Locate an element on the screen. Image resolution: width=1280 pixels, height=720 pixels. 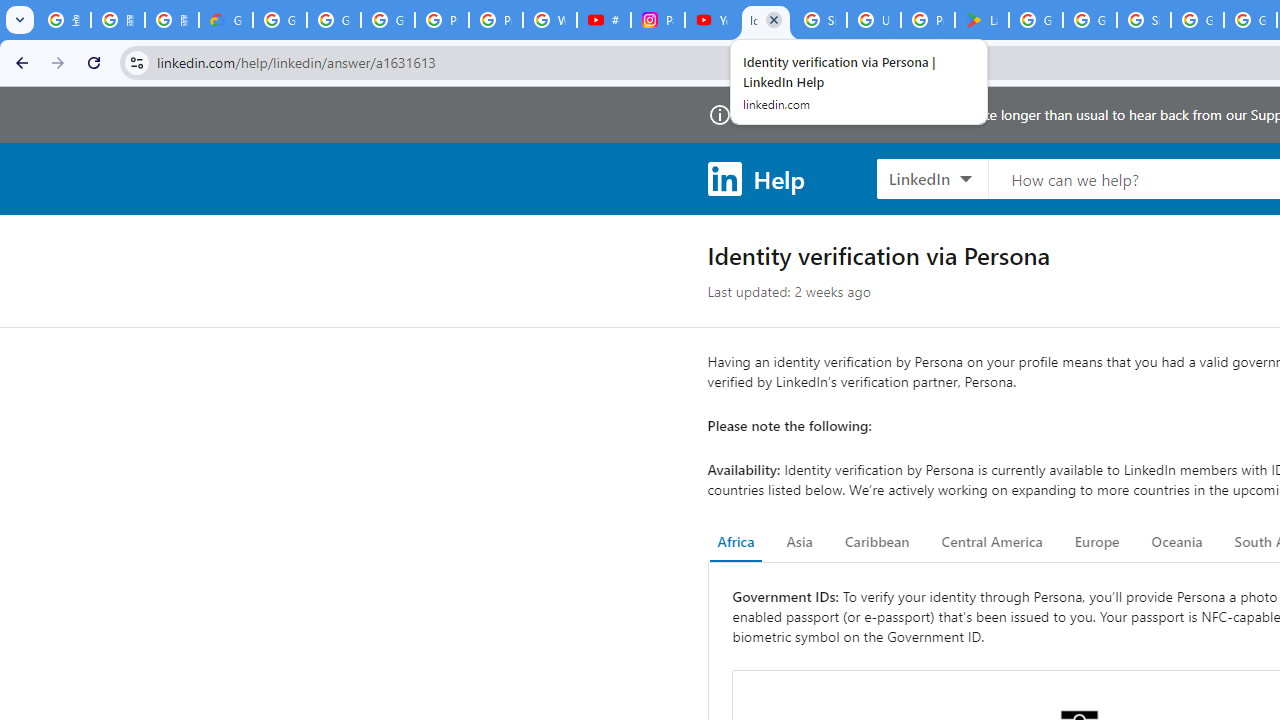
'Last Shelter: Survival - Apps on Google Play' is located at coordinates (981, 20).